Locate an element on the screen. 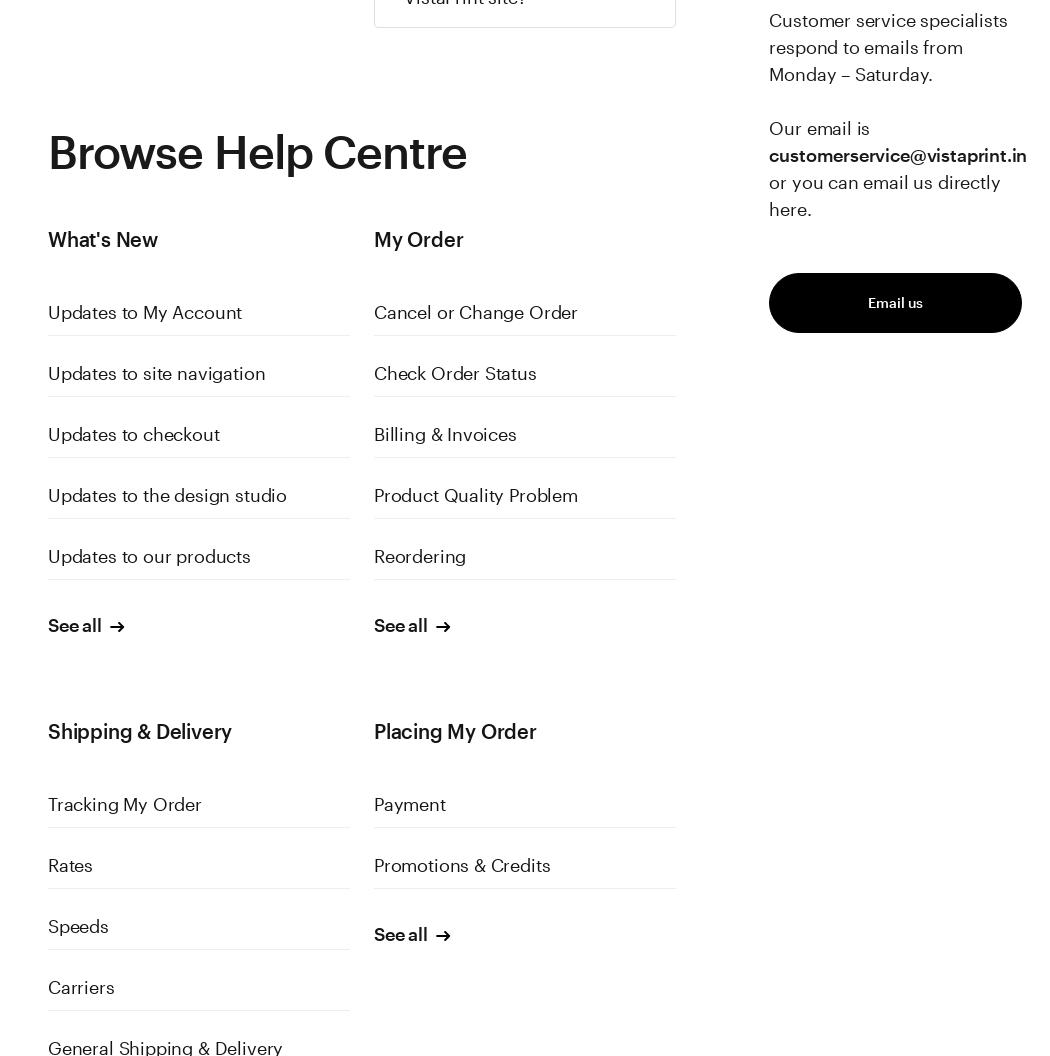 This screenshot has width=1050, height=1056. 'Browse Help Centre' is located at coordinates (46, 151).